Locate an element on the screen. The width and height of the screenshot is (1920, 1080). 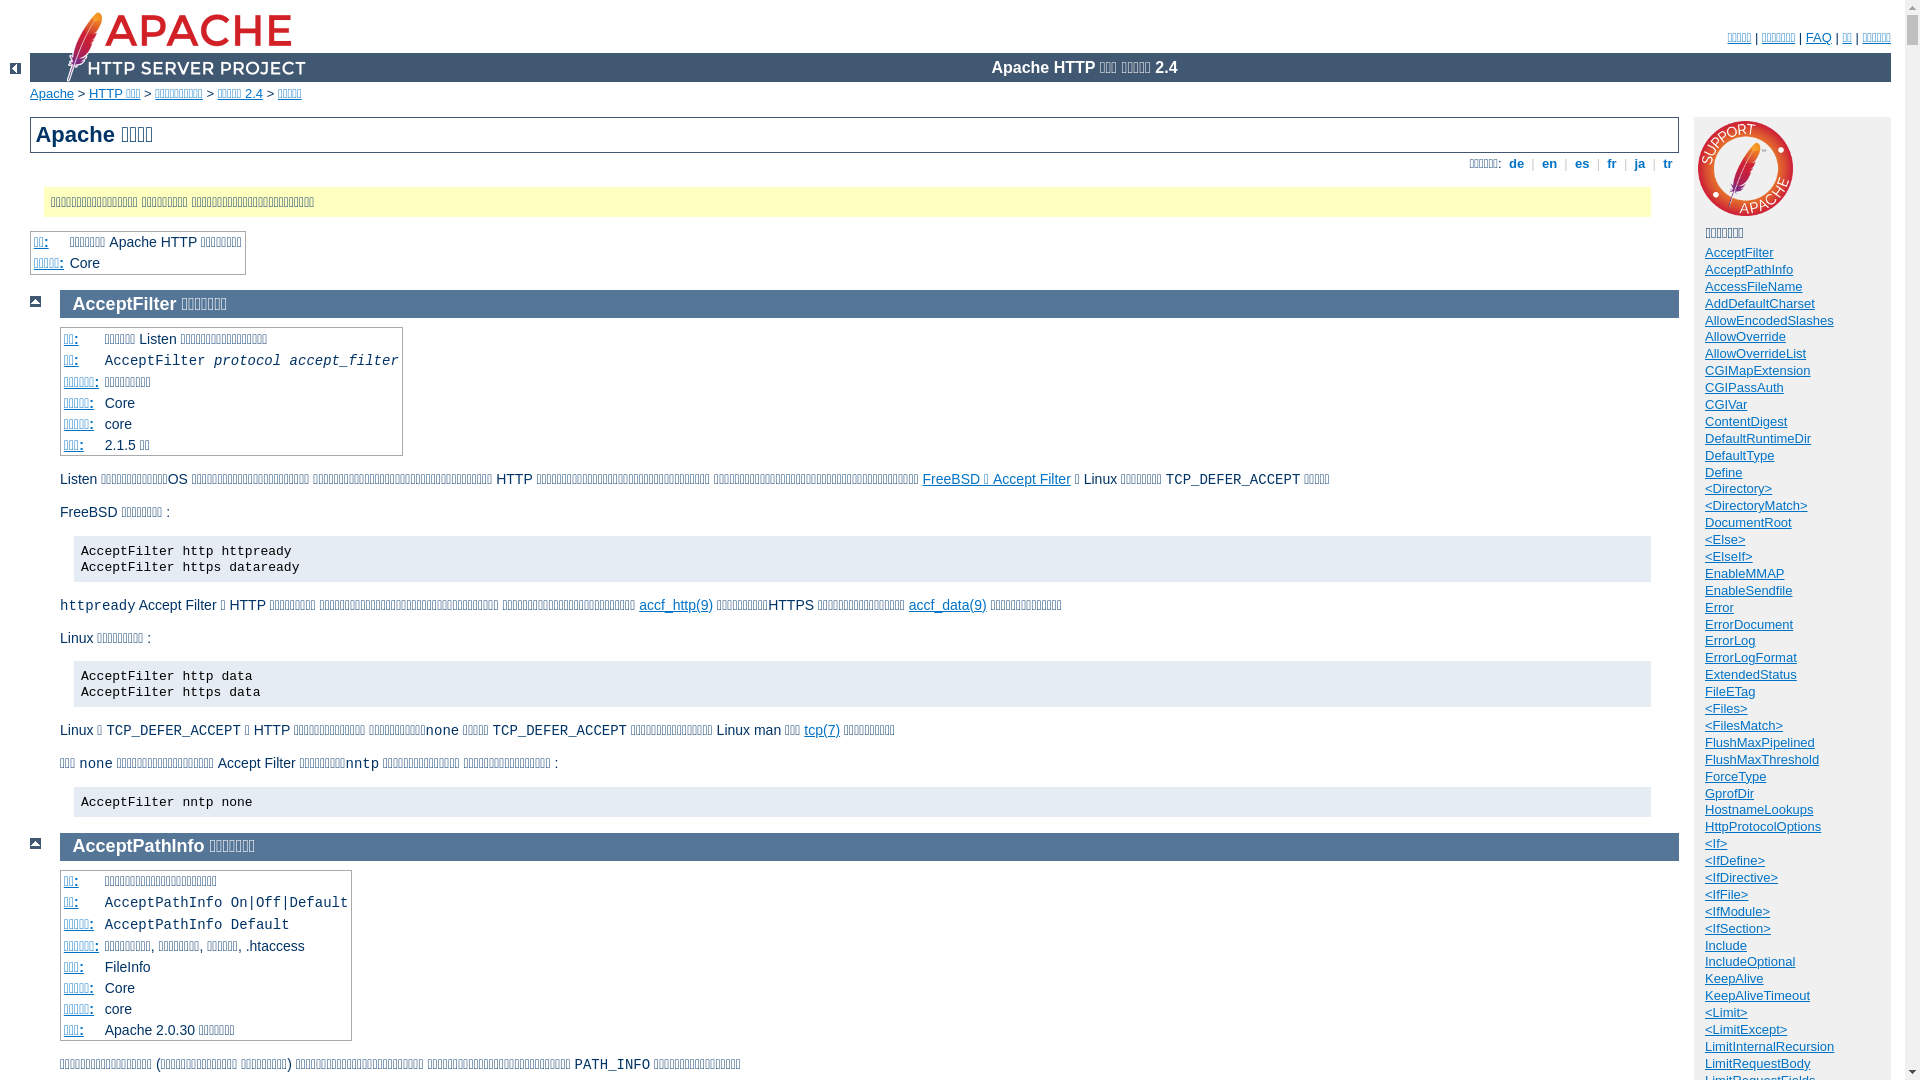
'DocumentRoot' is located at coordinates (1703, 521).